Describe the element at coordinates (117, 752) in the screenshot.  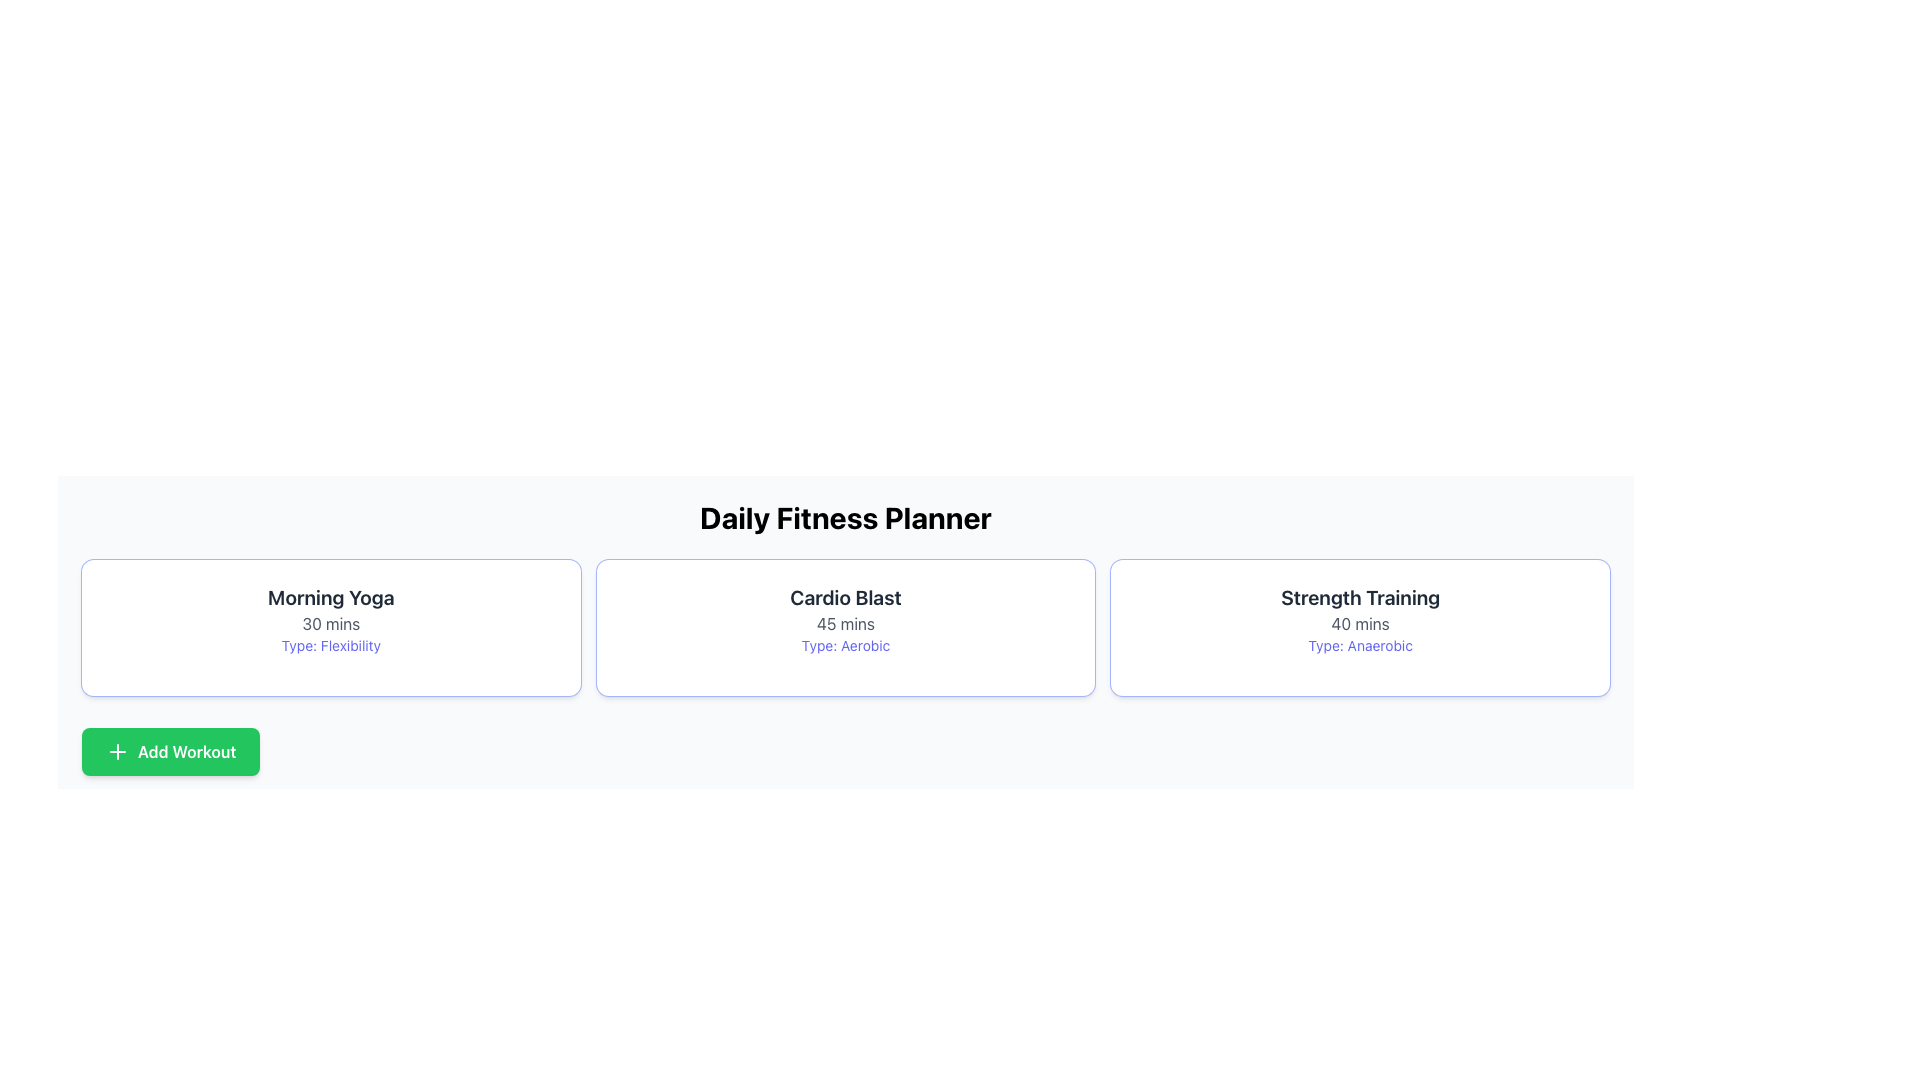
I see `the 'add' icon located within the 'Add Workout' button, which is positioned towards the left end of the button, preceding the text label 'Add Workout'` at that location.